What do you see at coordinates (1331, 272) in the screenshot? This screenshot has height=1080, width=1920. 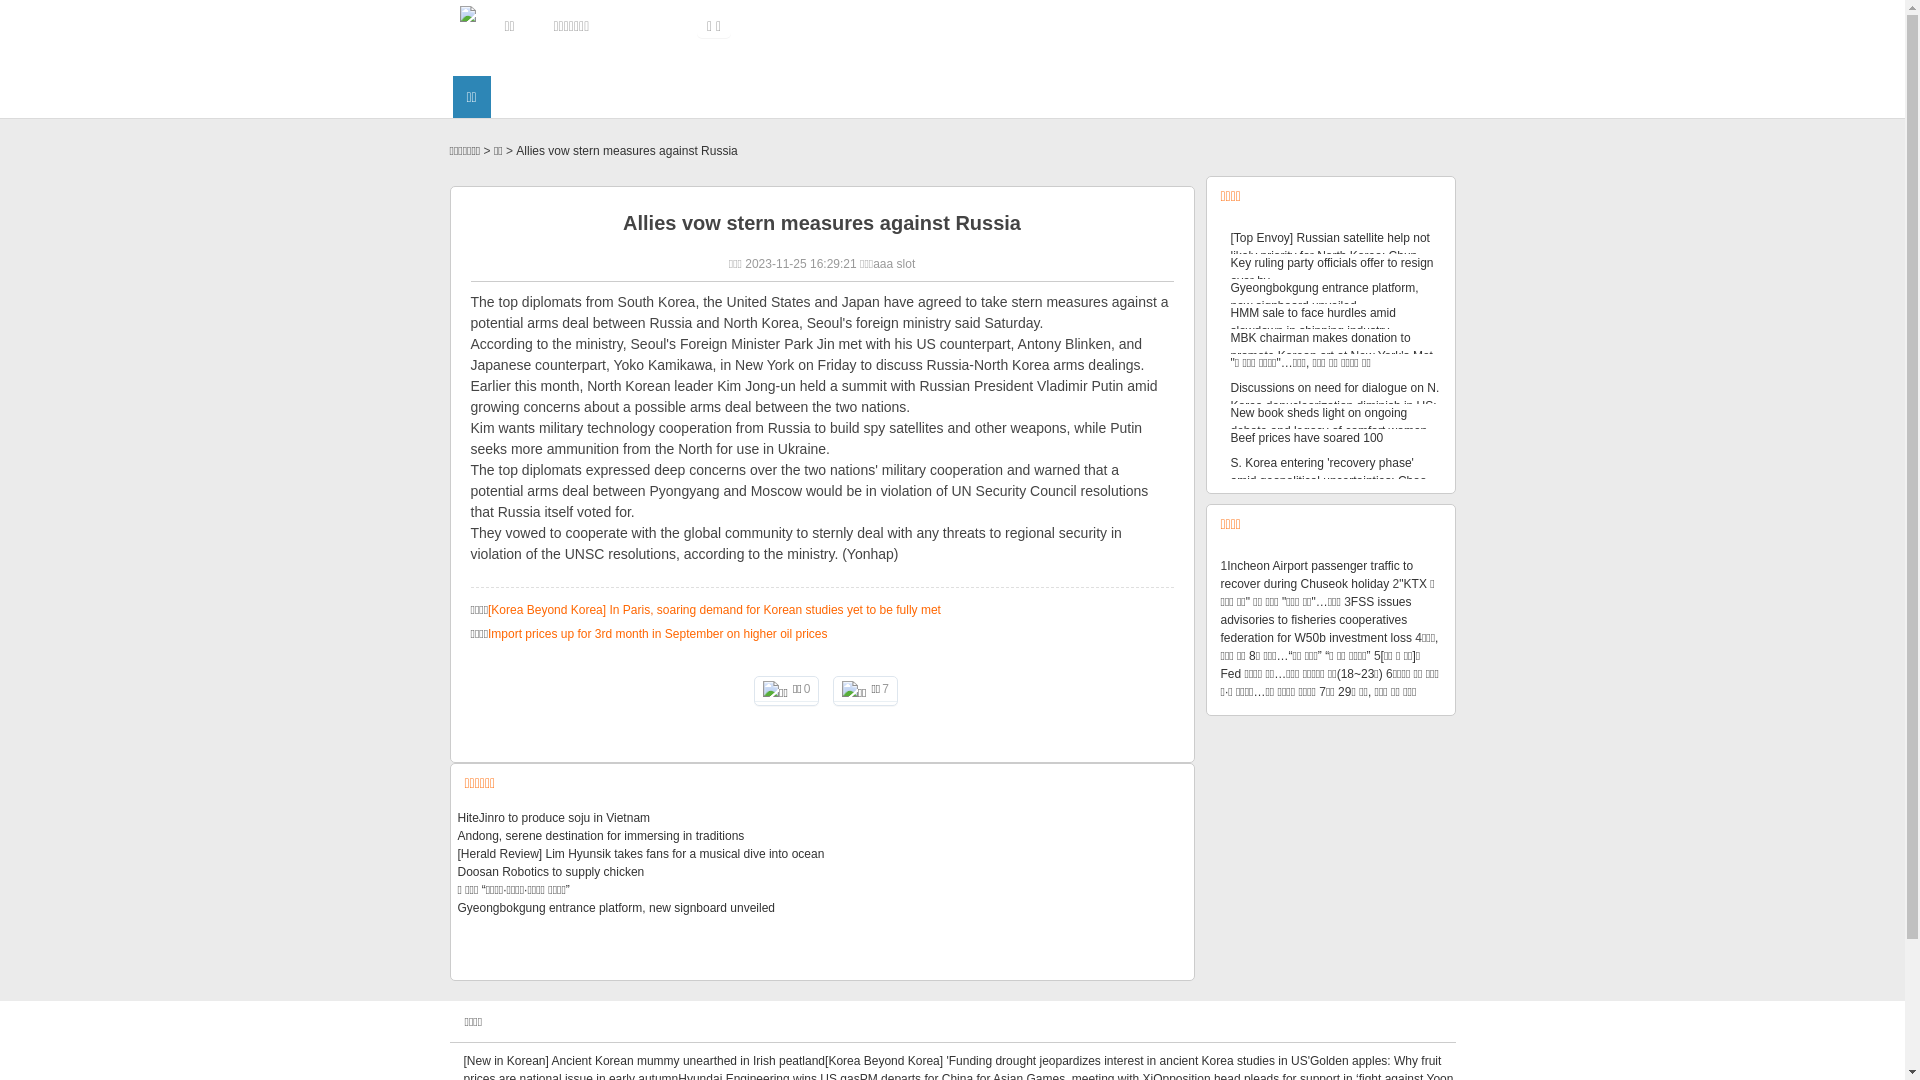 I see `'Key ruling party officials offer to resign over by'` at bounding box center [1331, 272].